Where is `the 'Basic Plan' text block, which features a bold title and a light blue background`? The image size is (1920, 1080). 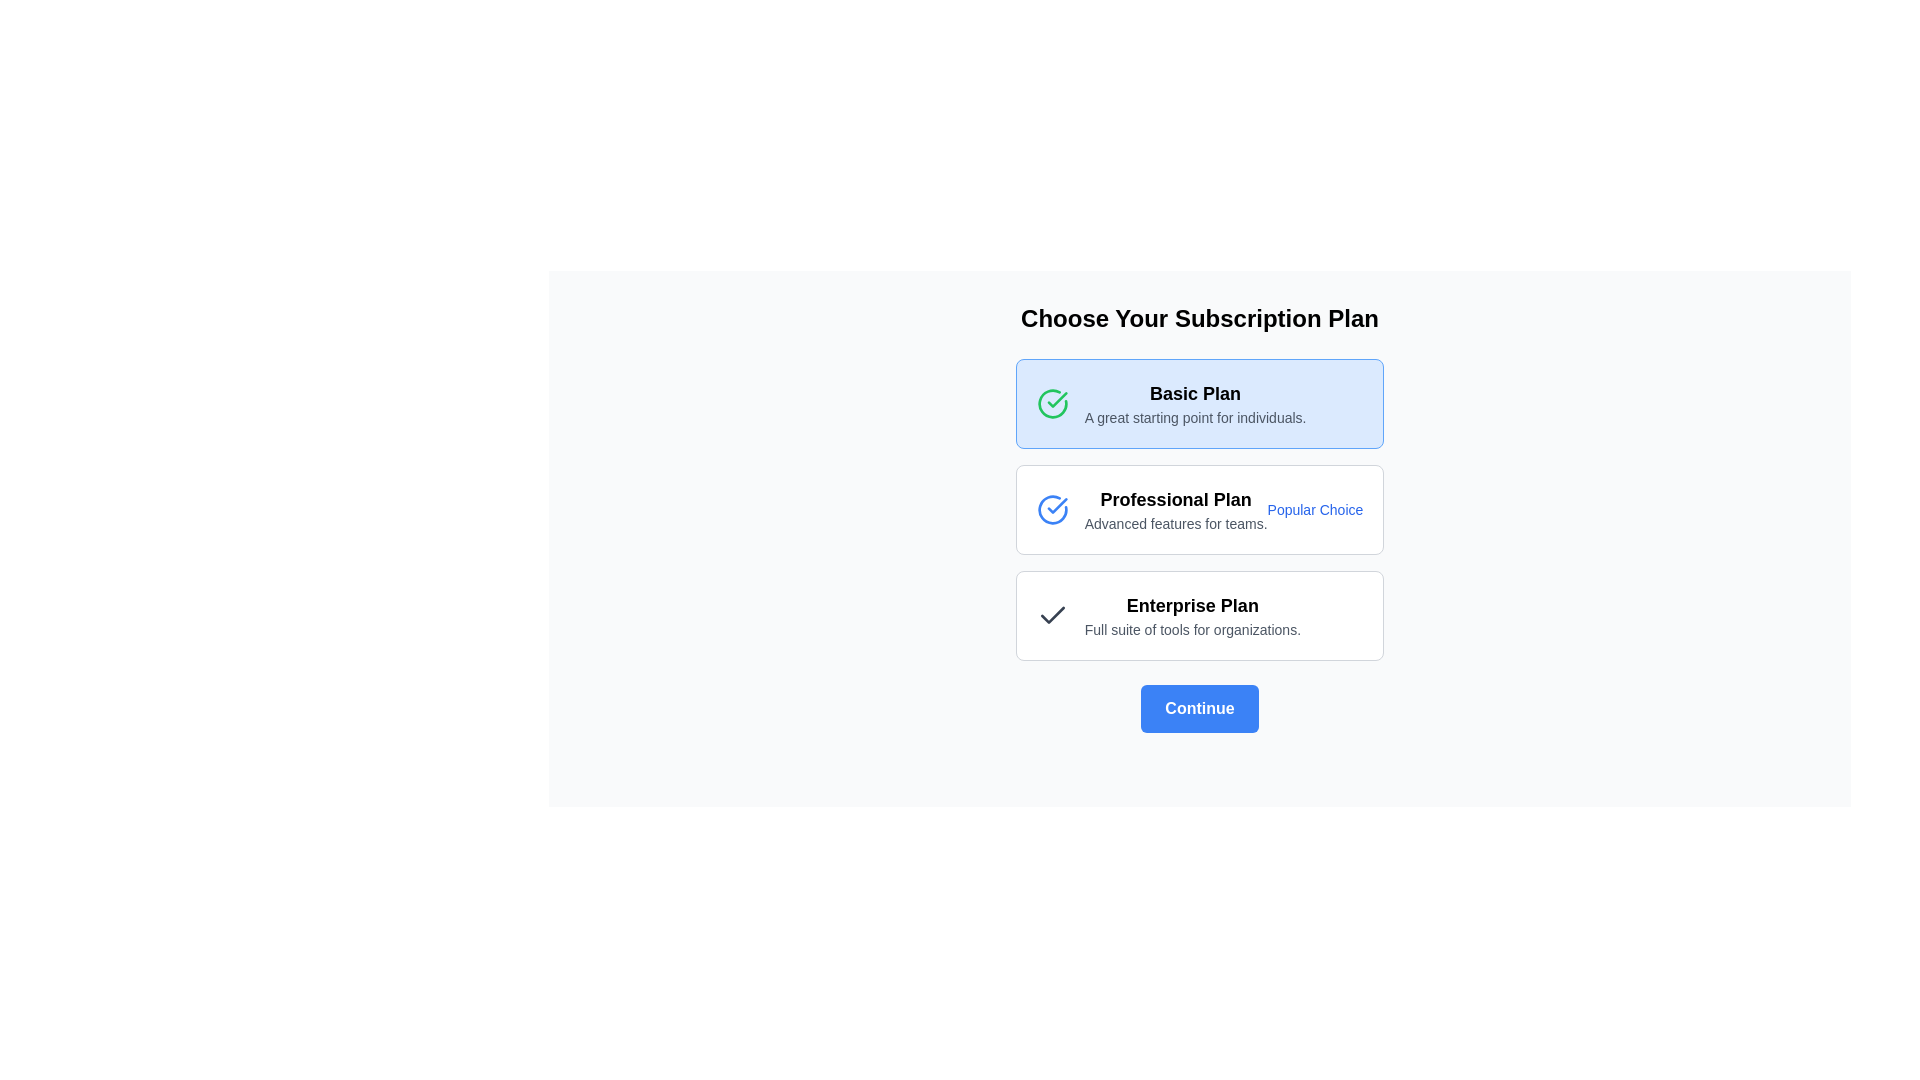 the 'Basic Plan' text block, which features a bold title and a light blue background is located at coordinates (1195, 404).